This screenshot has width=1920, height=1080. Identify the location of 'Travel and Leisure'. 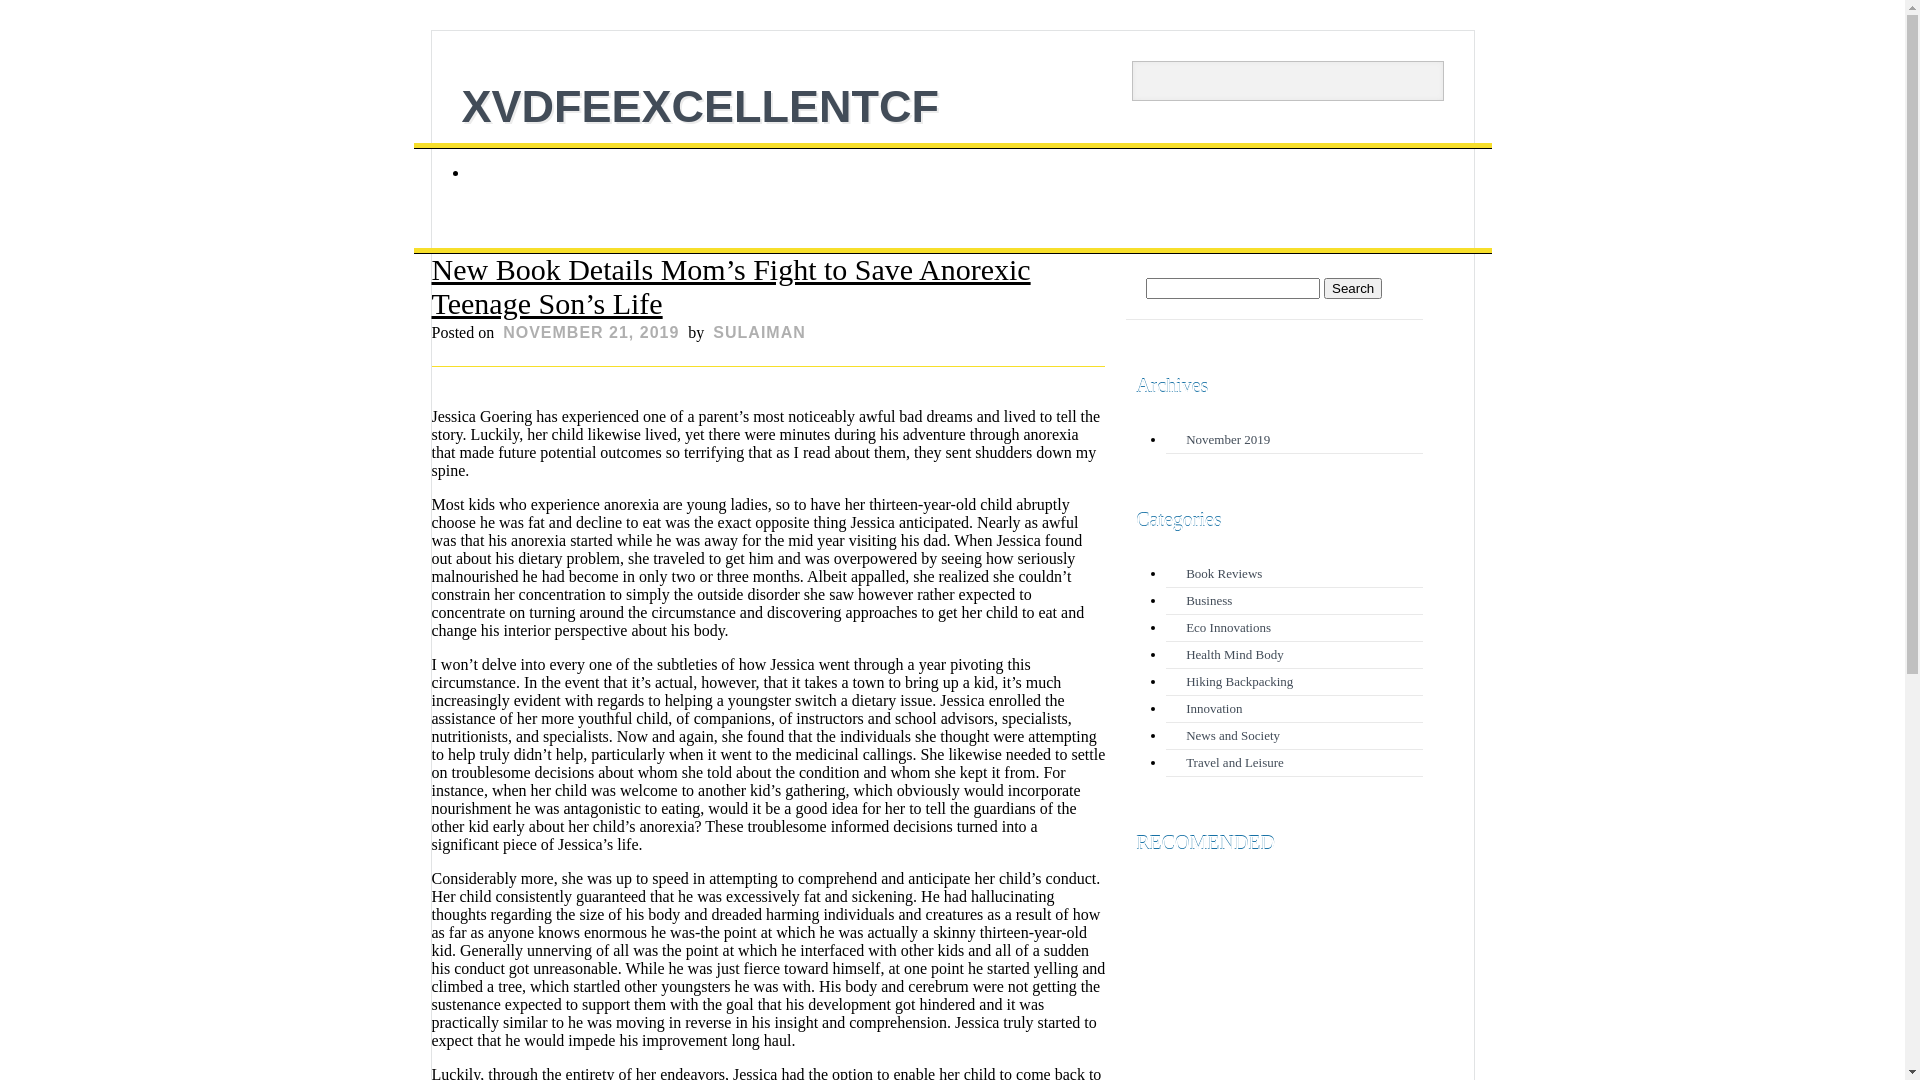
(1185, 762).